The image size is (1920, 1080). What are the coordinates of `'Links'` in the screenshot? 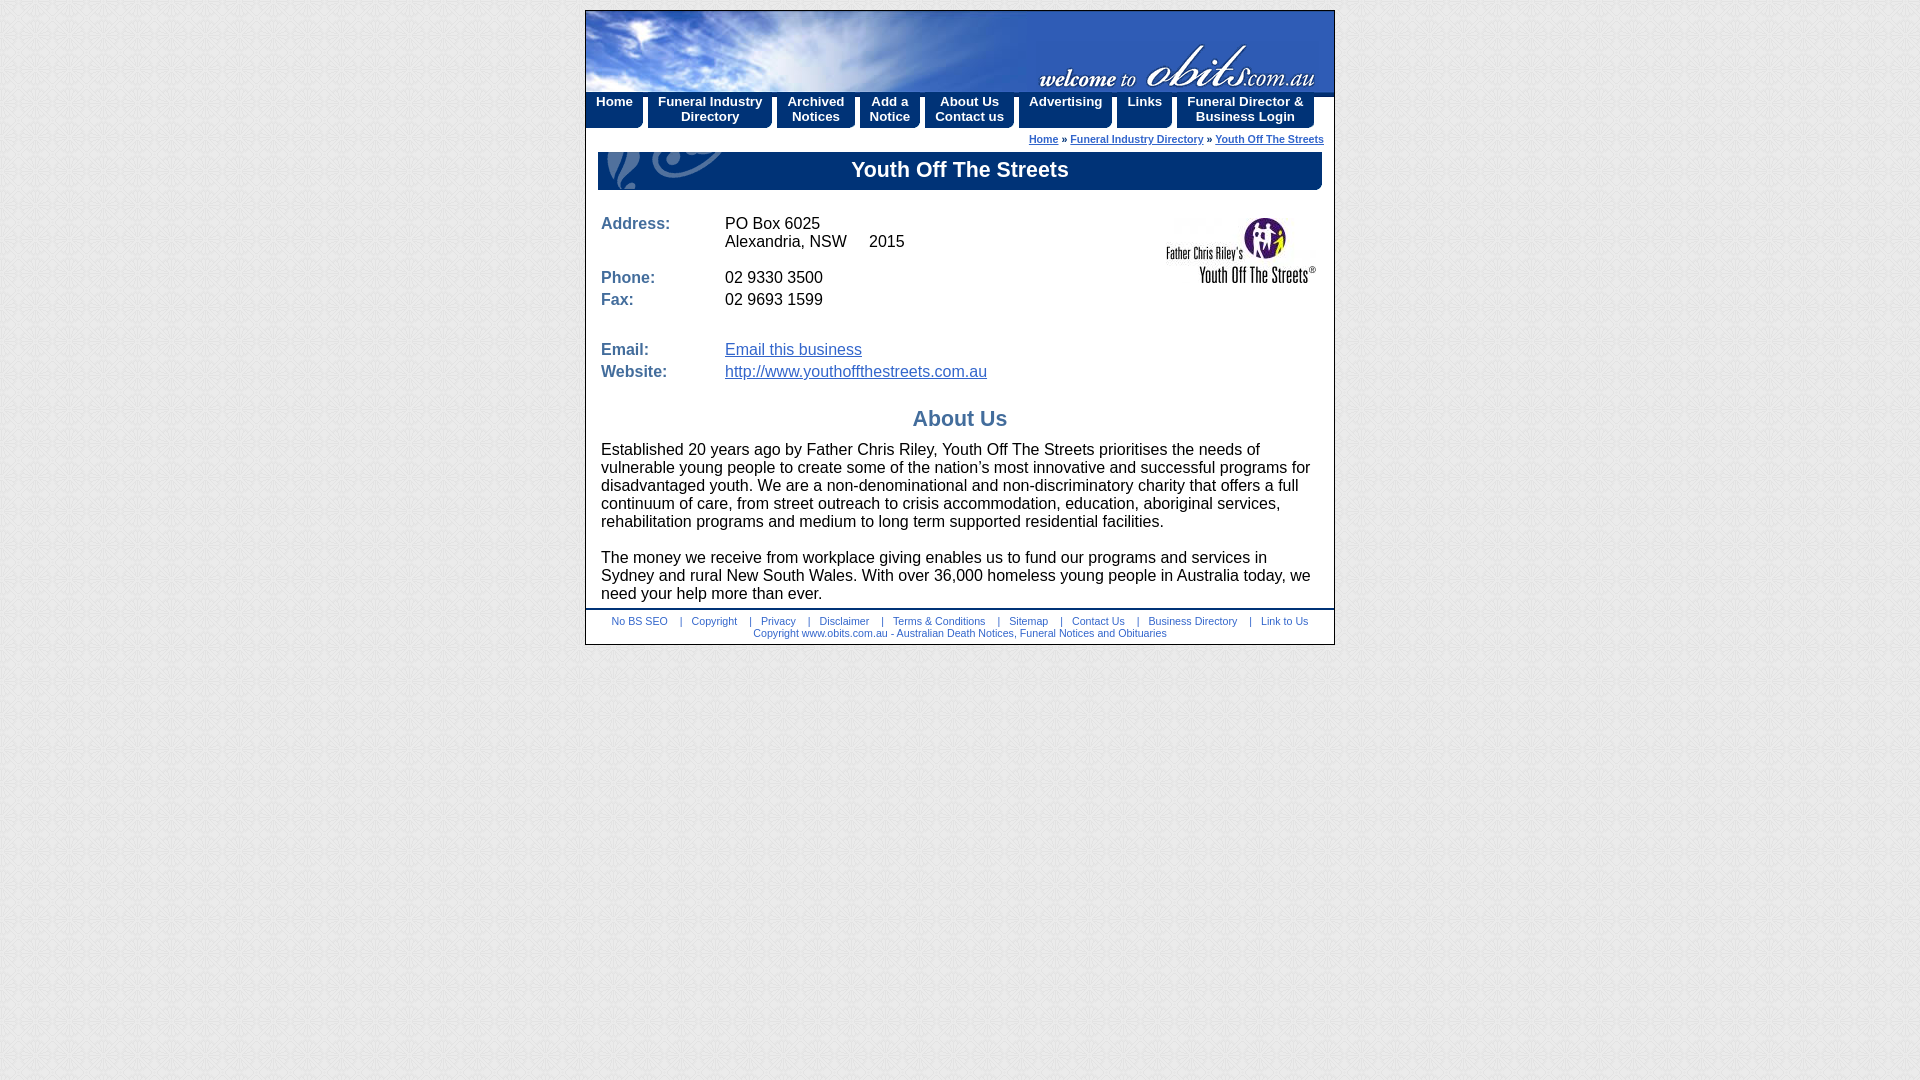 It's located at (1116, 110).